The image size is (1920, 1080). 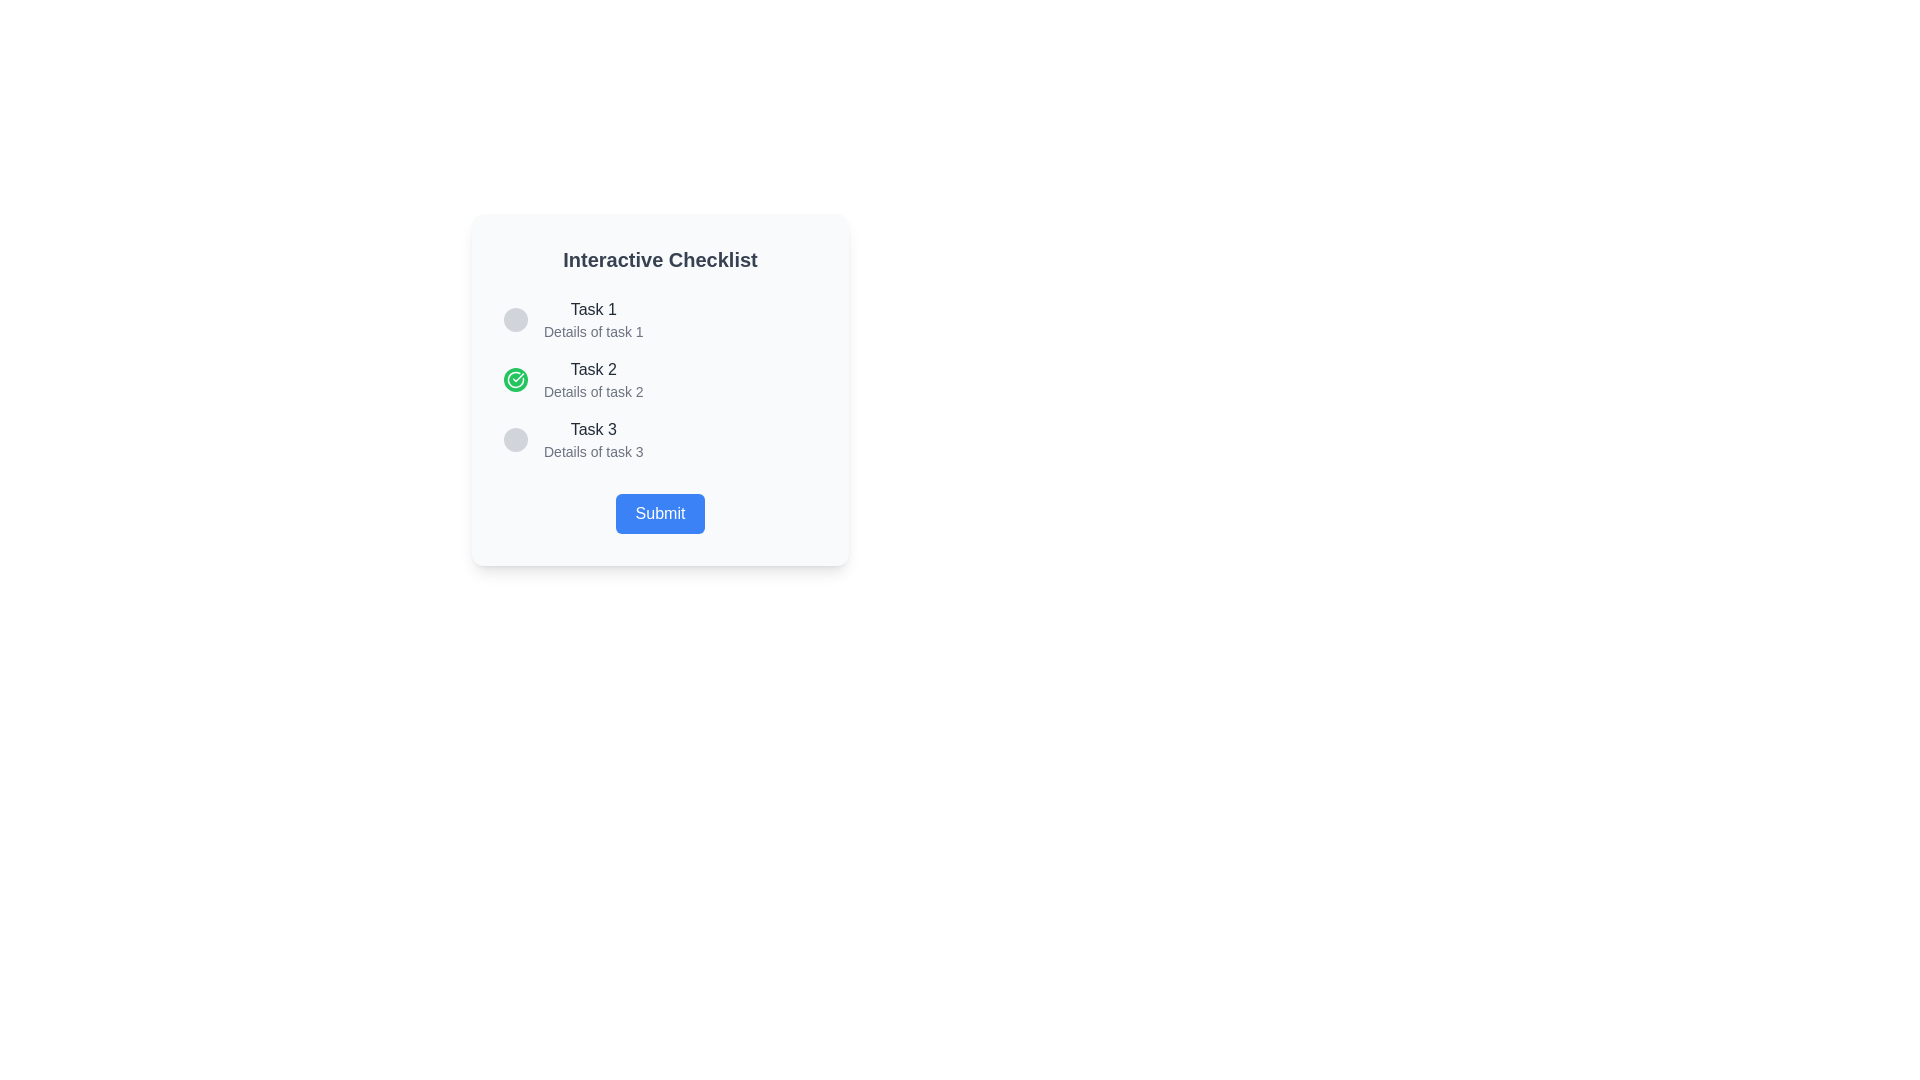 What do you see at coordinates (592, 330) in the screenshot?
I see `the descriptive text label for 'Task 1', which is the second line immediately below the heading 'Task 1'` at bounding box center [592, 330].